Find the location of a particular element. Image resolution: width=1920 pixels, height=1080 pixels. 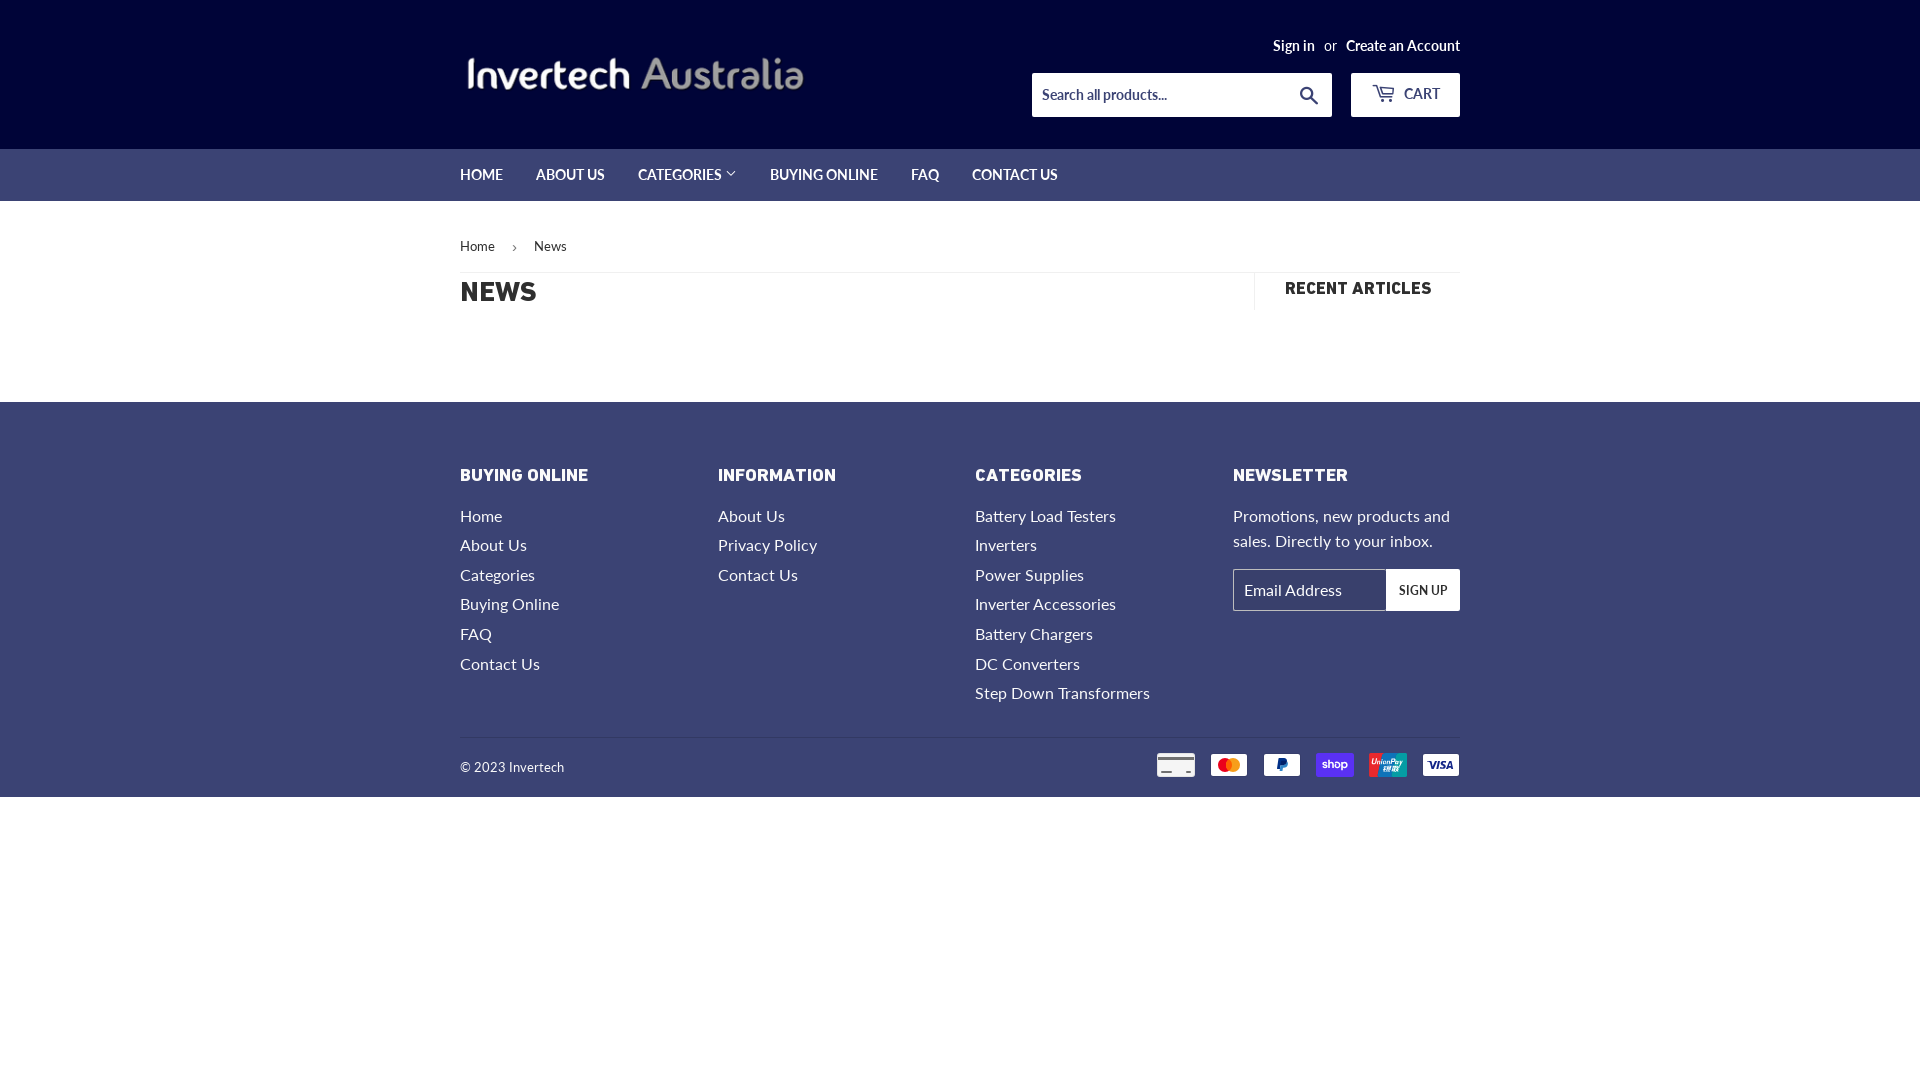

'Invertech' is located at coordinates (536, 766).